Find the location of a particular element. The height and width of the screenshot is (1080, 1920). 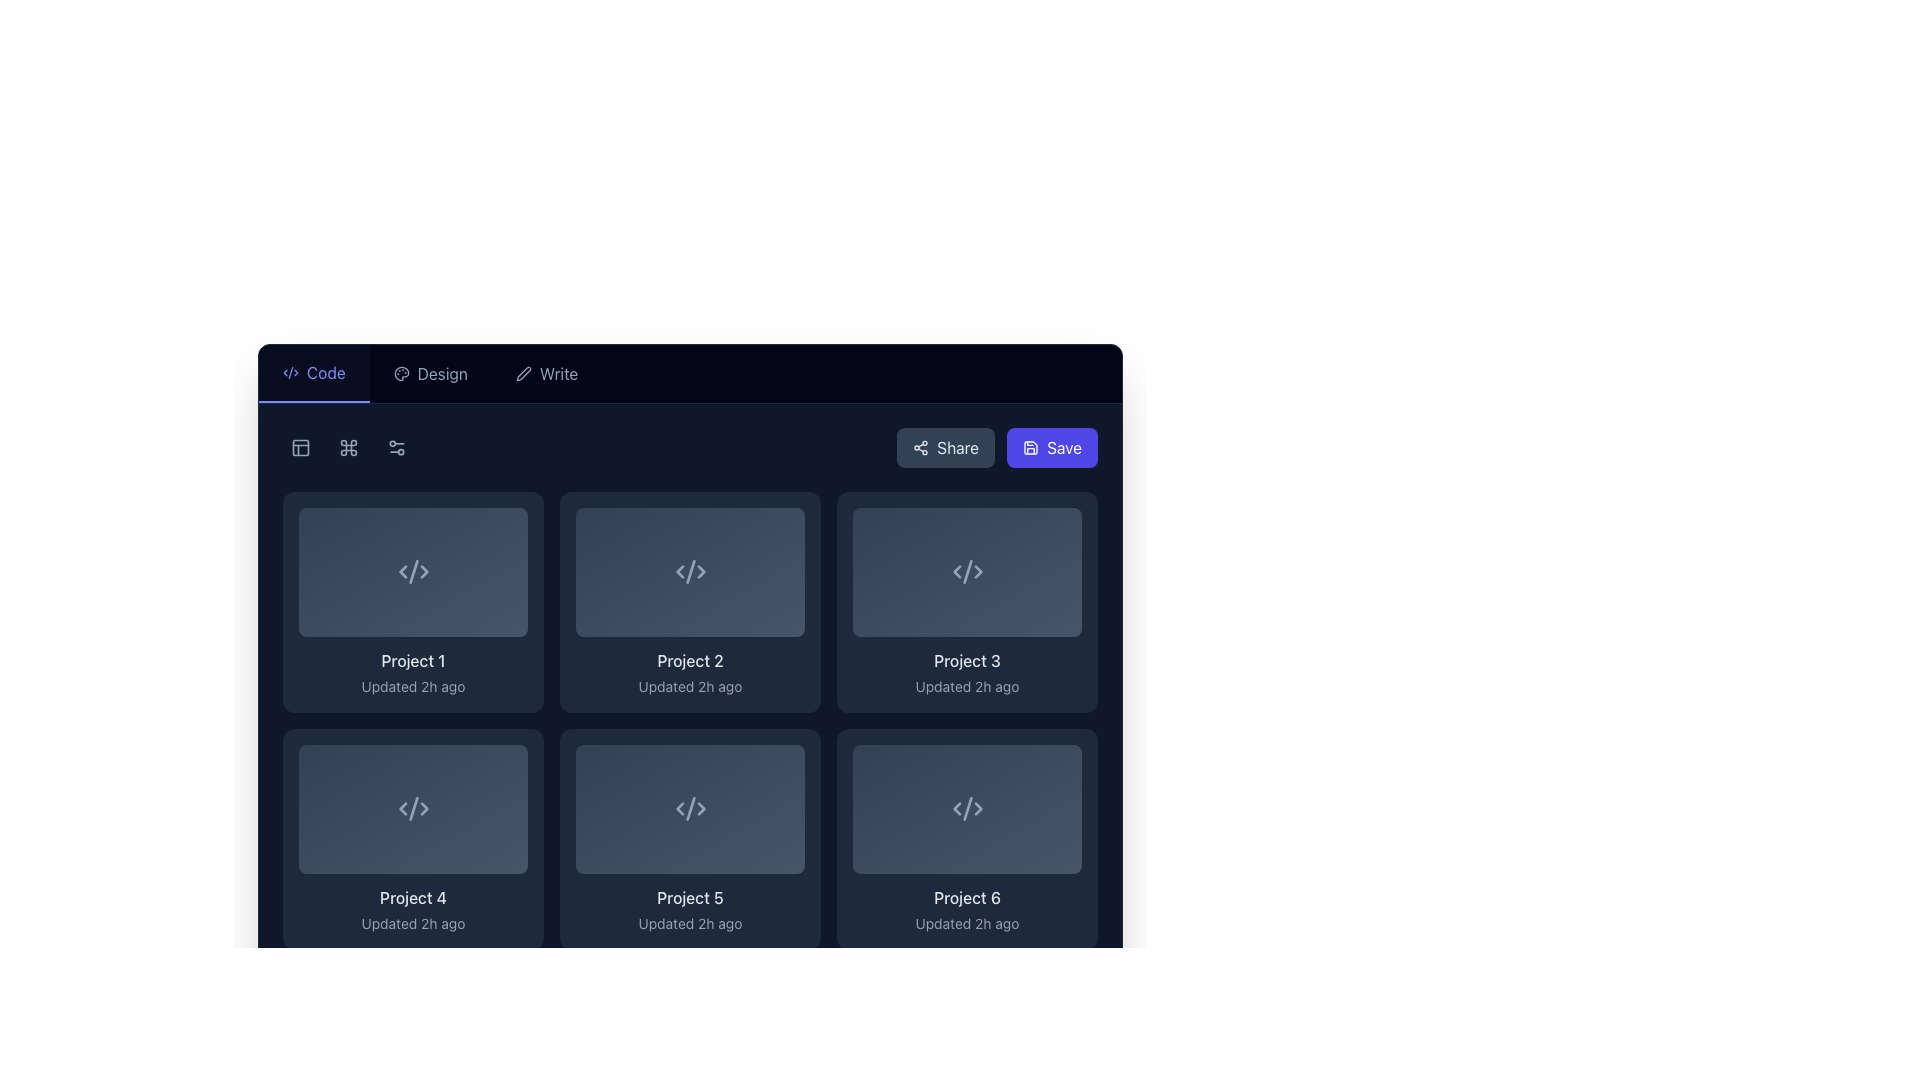

the left-pointing arrow icon within the group of three icons under 'Project 5', which serves as a visual indicator in the interface is located at coordinates (679, 808).